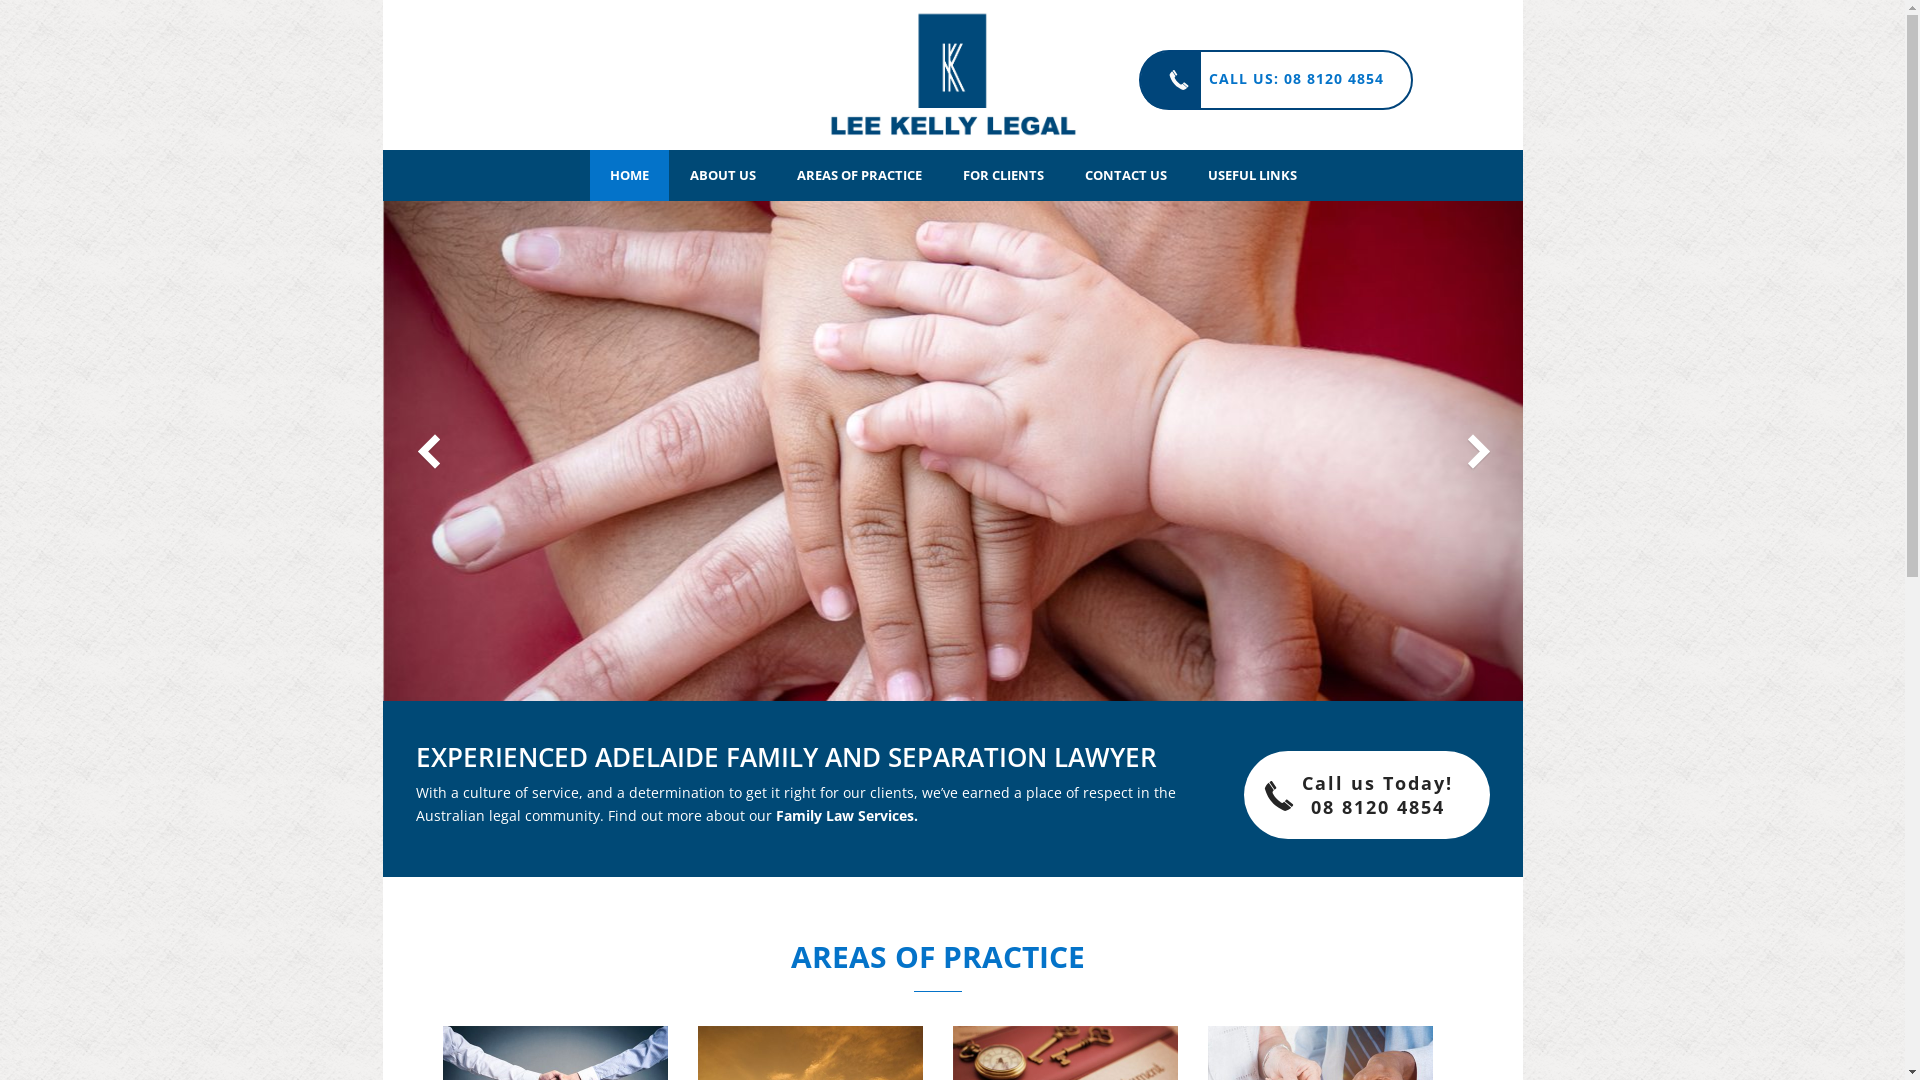 The image size is (1920, 1080). What do you see at coordinates (1251, 174) in the screenshot?
I see `'USEFUL LINKS'` at bounding box center [1251, 174].